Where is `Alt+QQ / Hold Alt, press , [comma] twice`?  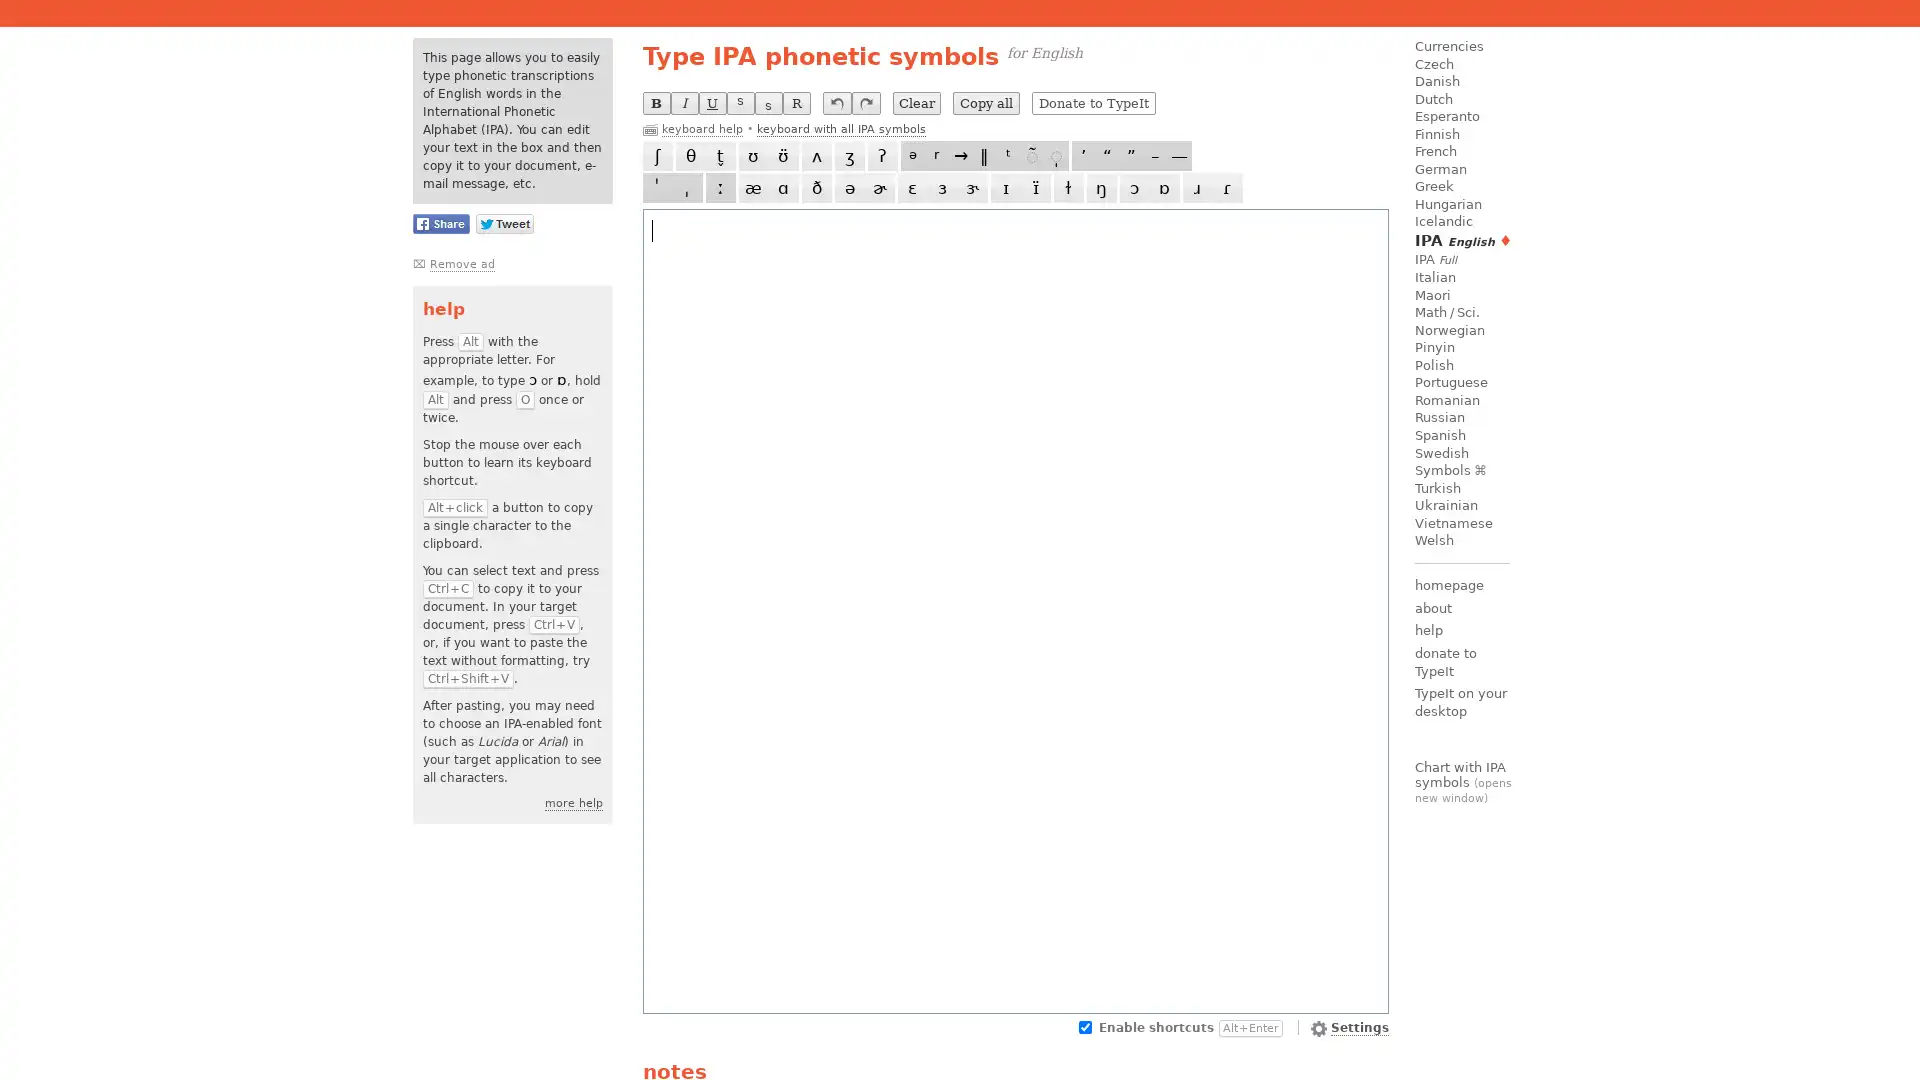
Alt+QQ / Hold Alt, press , [comma] twice is located at coordinates (686, 186).